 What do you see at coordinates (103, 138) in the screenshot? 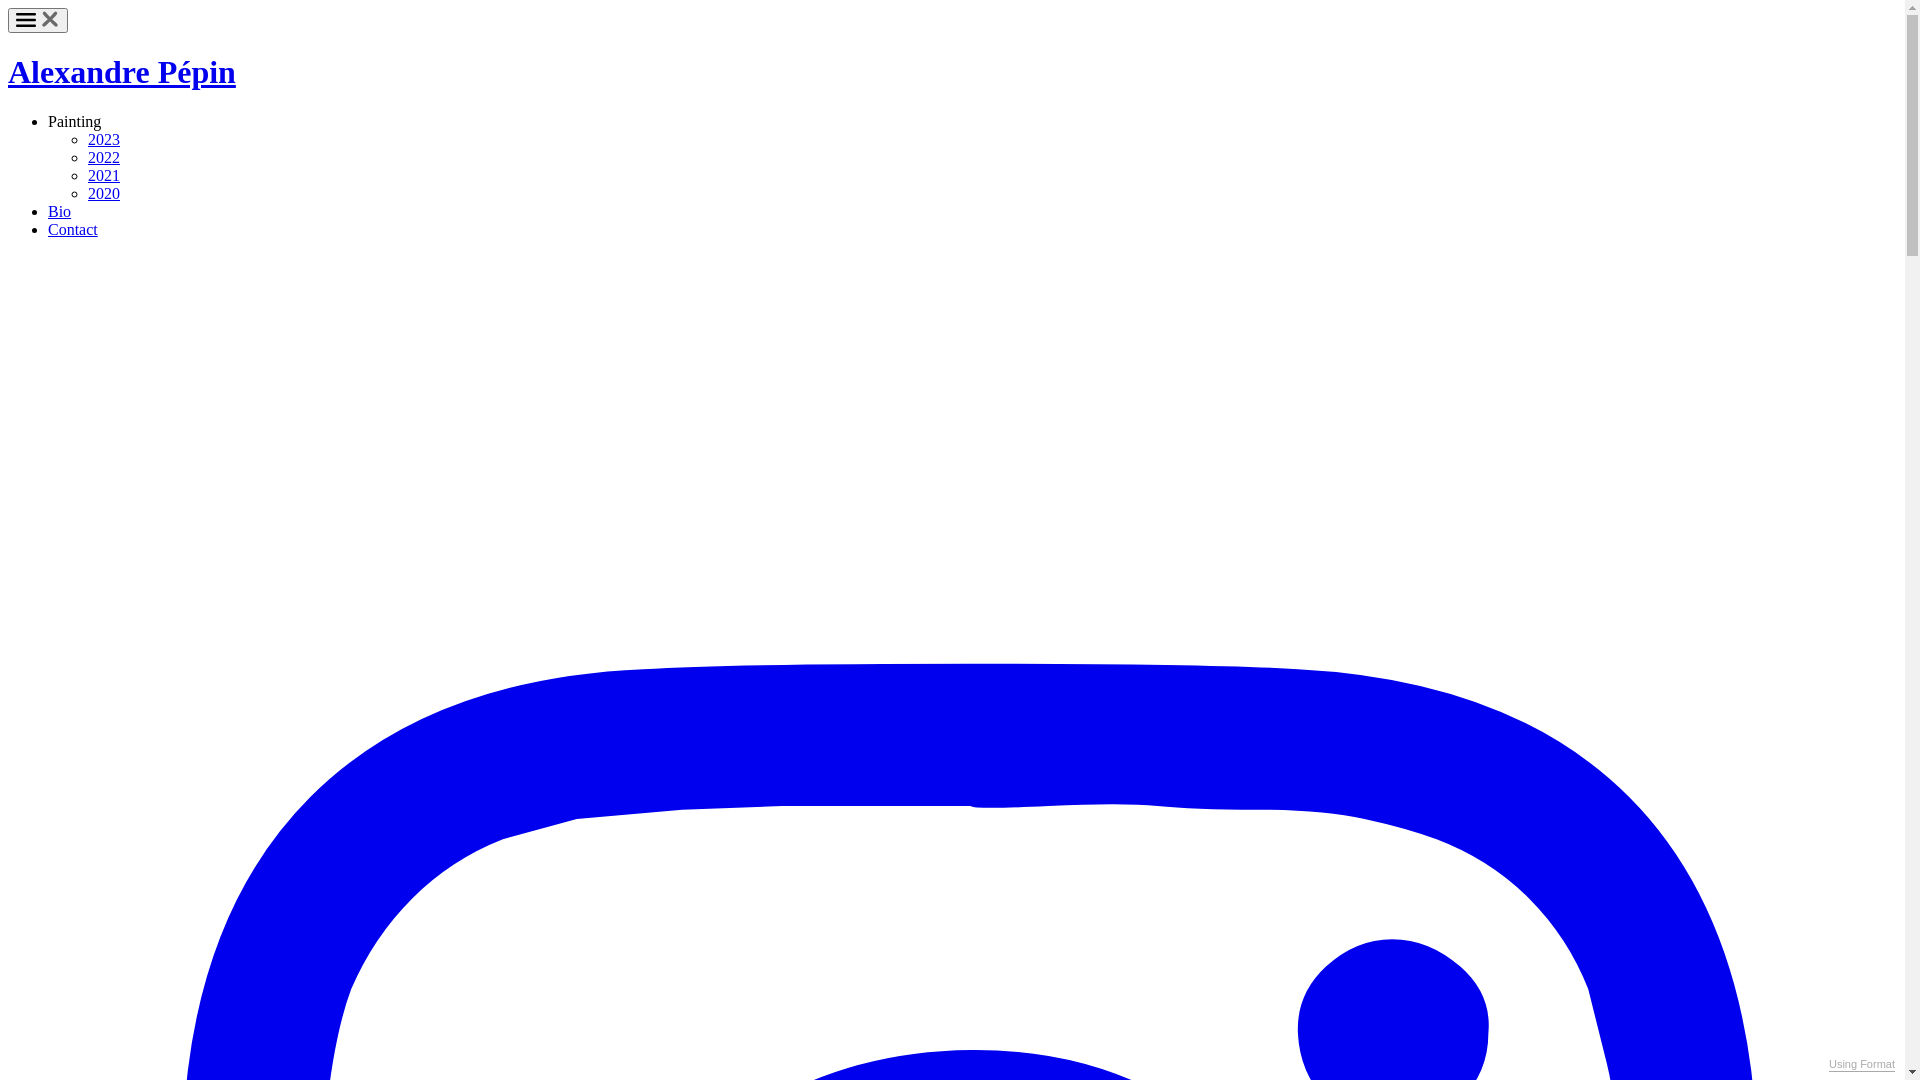
I see `'2023'` at bounding box center [103, 138].